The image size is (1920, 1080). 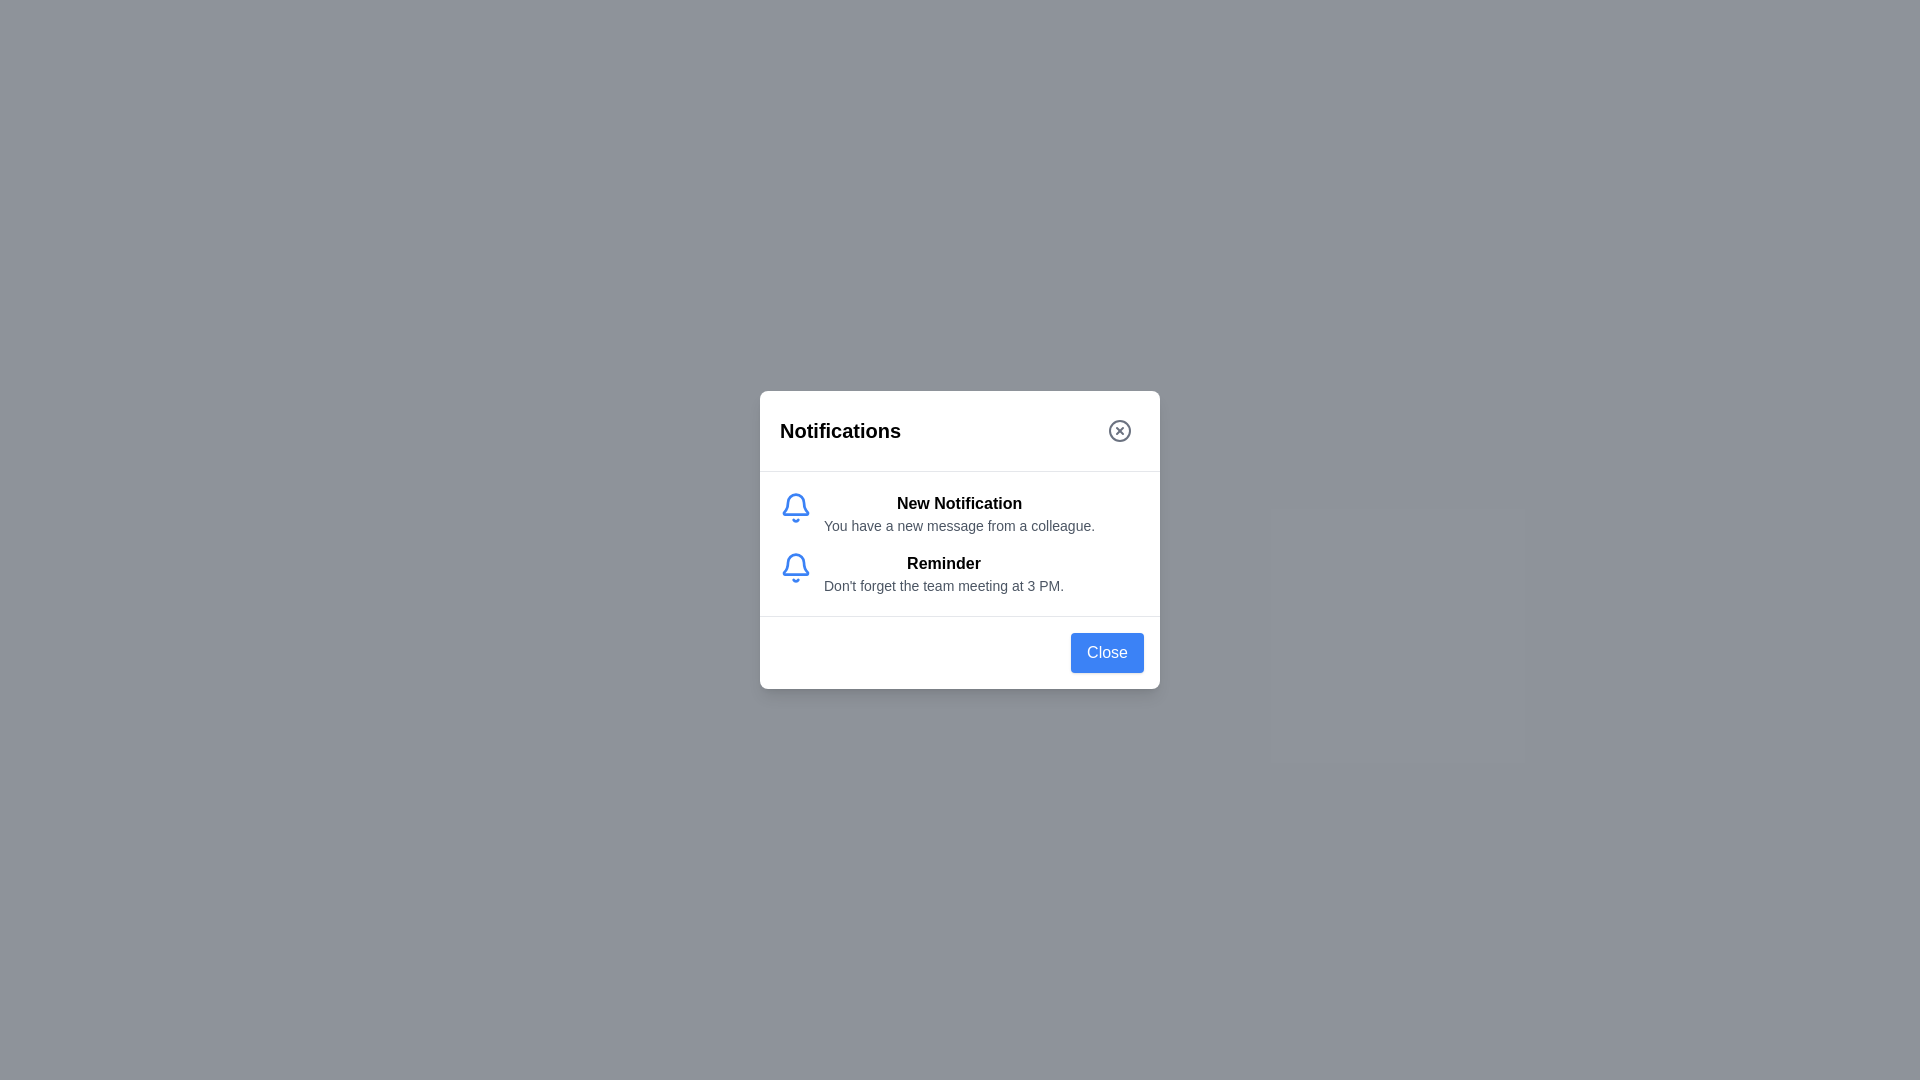 What do you see at coordinates (795, 503) in the screenshot?
I see `the notification bell icon, which is styled in blue and located inside the notification card below the 'Notifications' heading, to the left of 'Reminder', by clicking on it` at bounding box center [795, 503].